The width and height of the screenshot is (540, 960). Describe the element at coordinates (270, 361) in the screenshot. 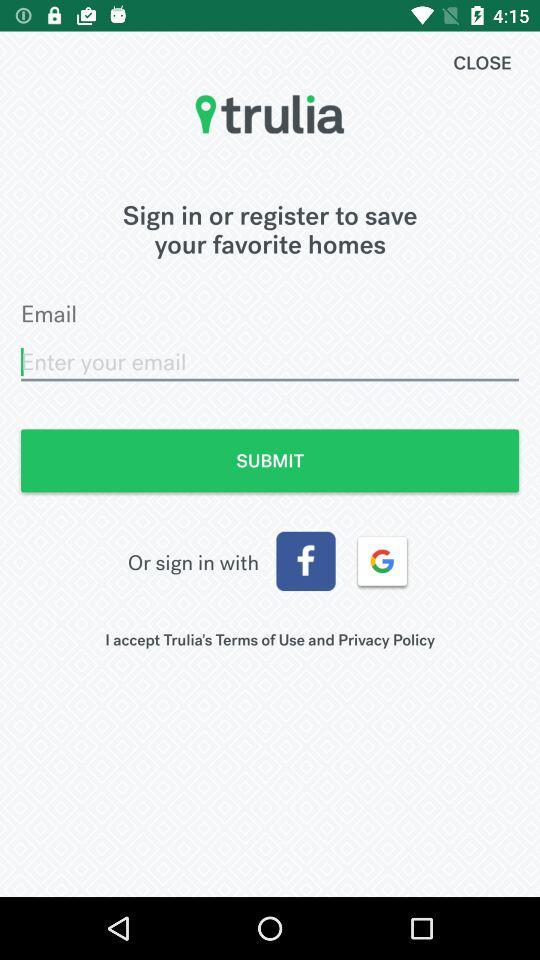

I see `email` at that location.